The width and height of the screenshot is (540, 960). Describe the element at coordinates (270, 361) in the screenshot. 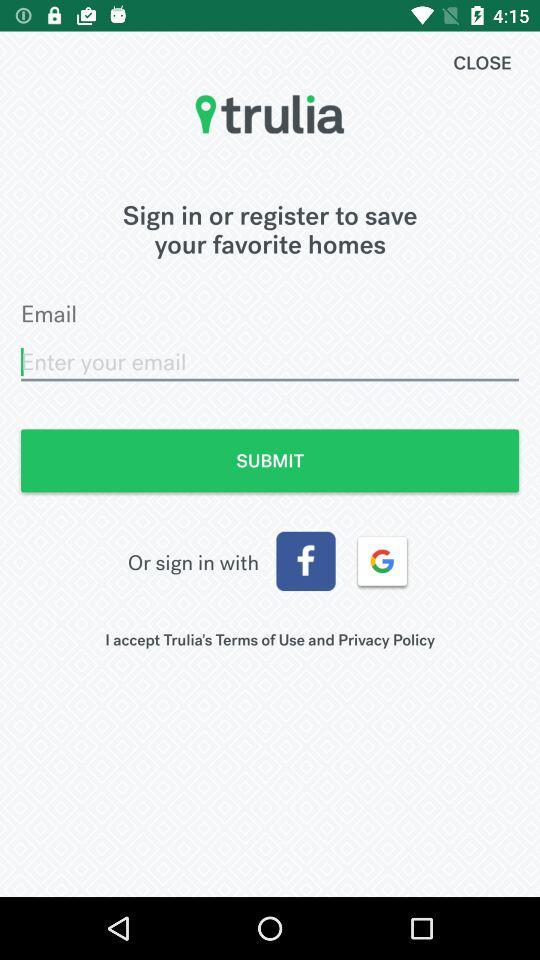

I see `email` at that location.